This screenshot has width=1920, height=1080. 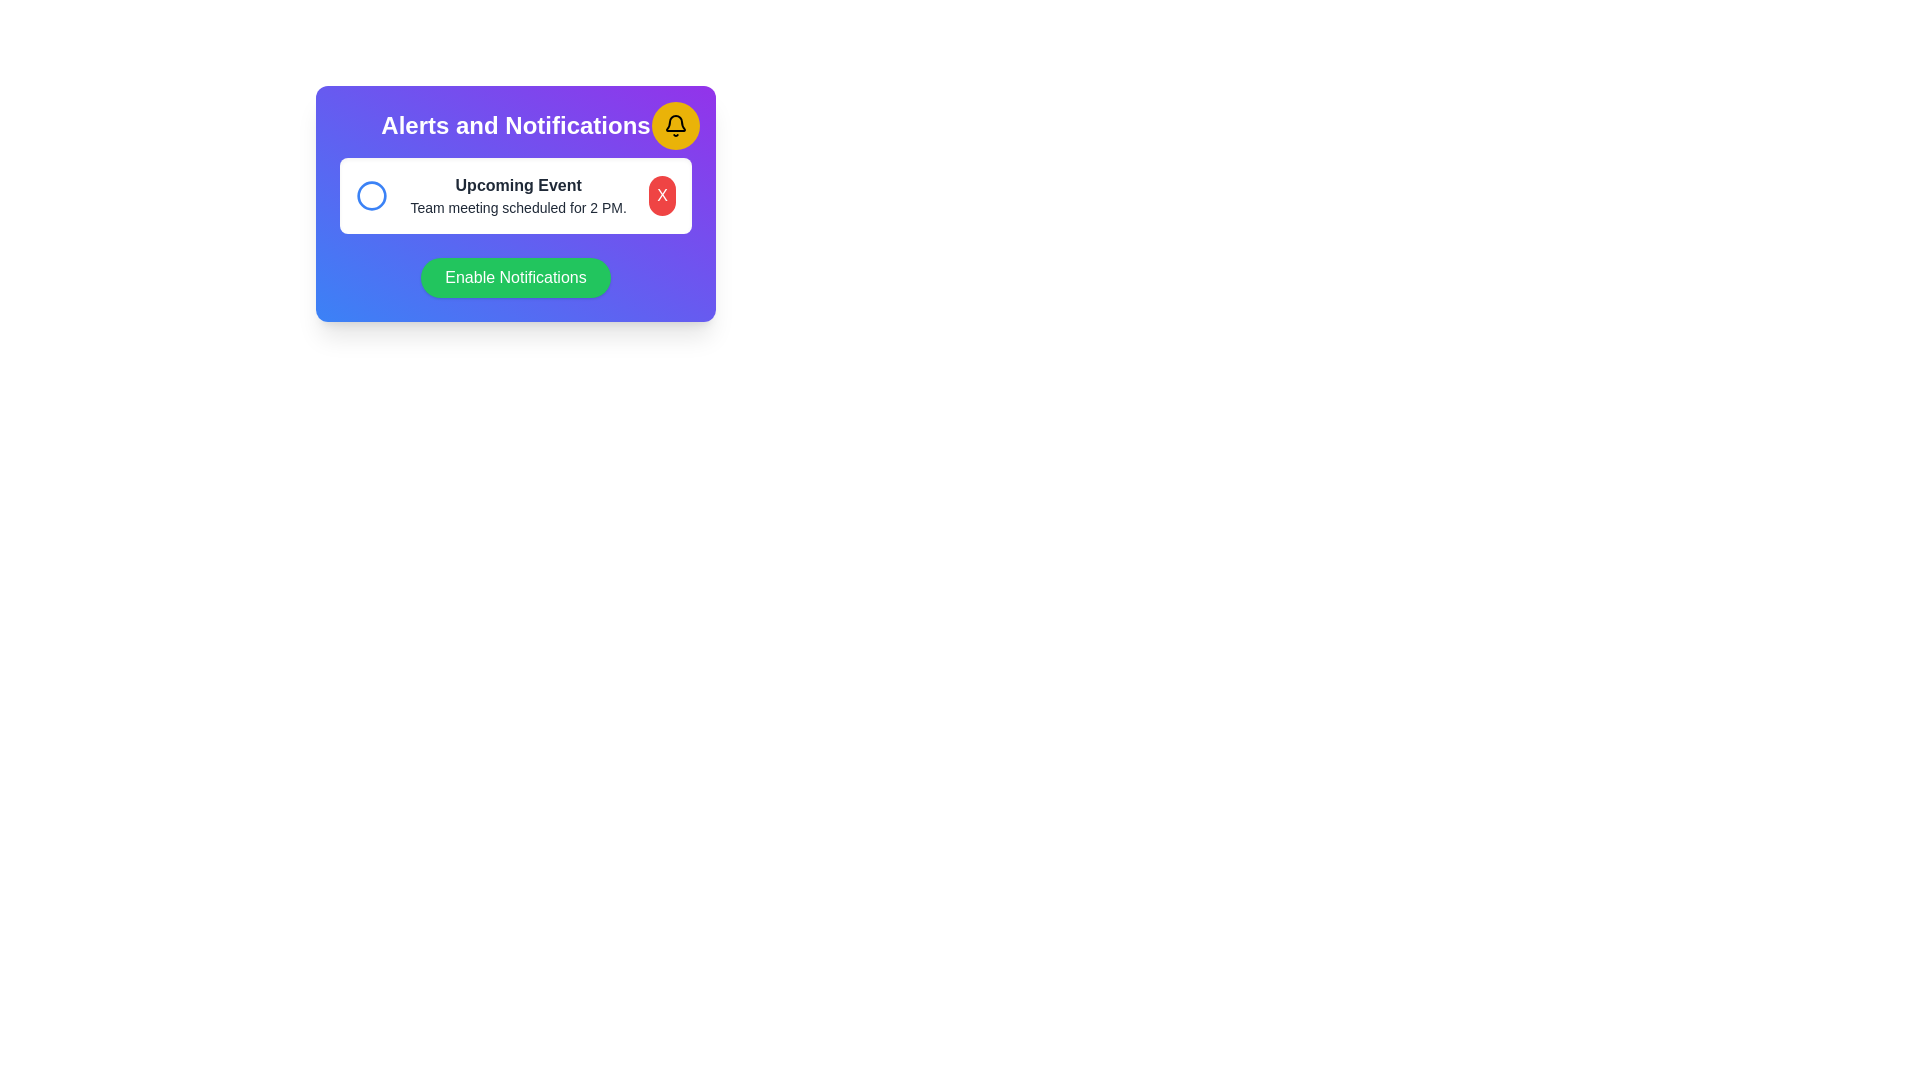 What do you see at coordinates (676, 126) in the screenshot?
I see `the black bell icon within the yellow circular background located in the top-right corner of the purple card labeled 'Alerts and Notifications'` at bounding box center [676, 126].